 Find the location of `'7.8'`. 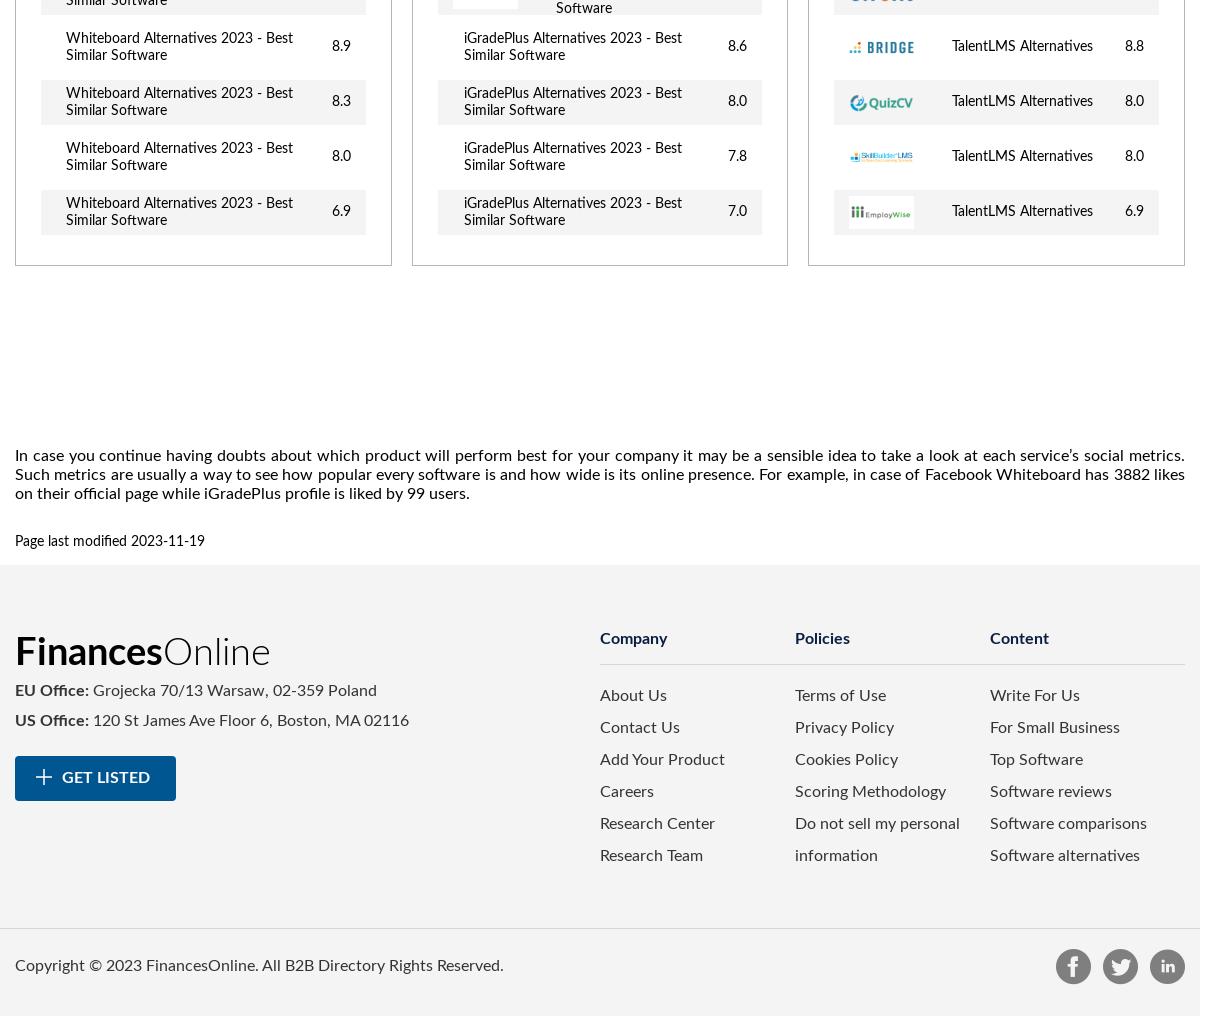

'7.8' is located at coordinates (737, 155).